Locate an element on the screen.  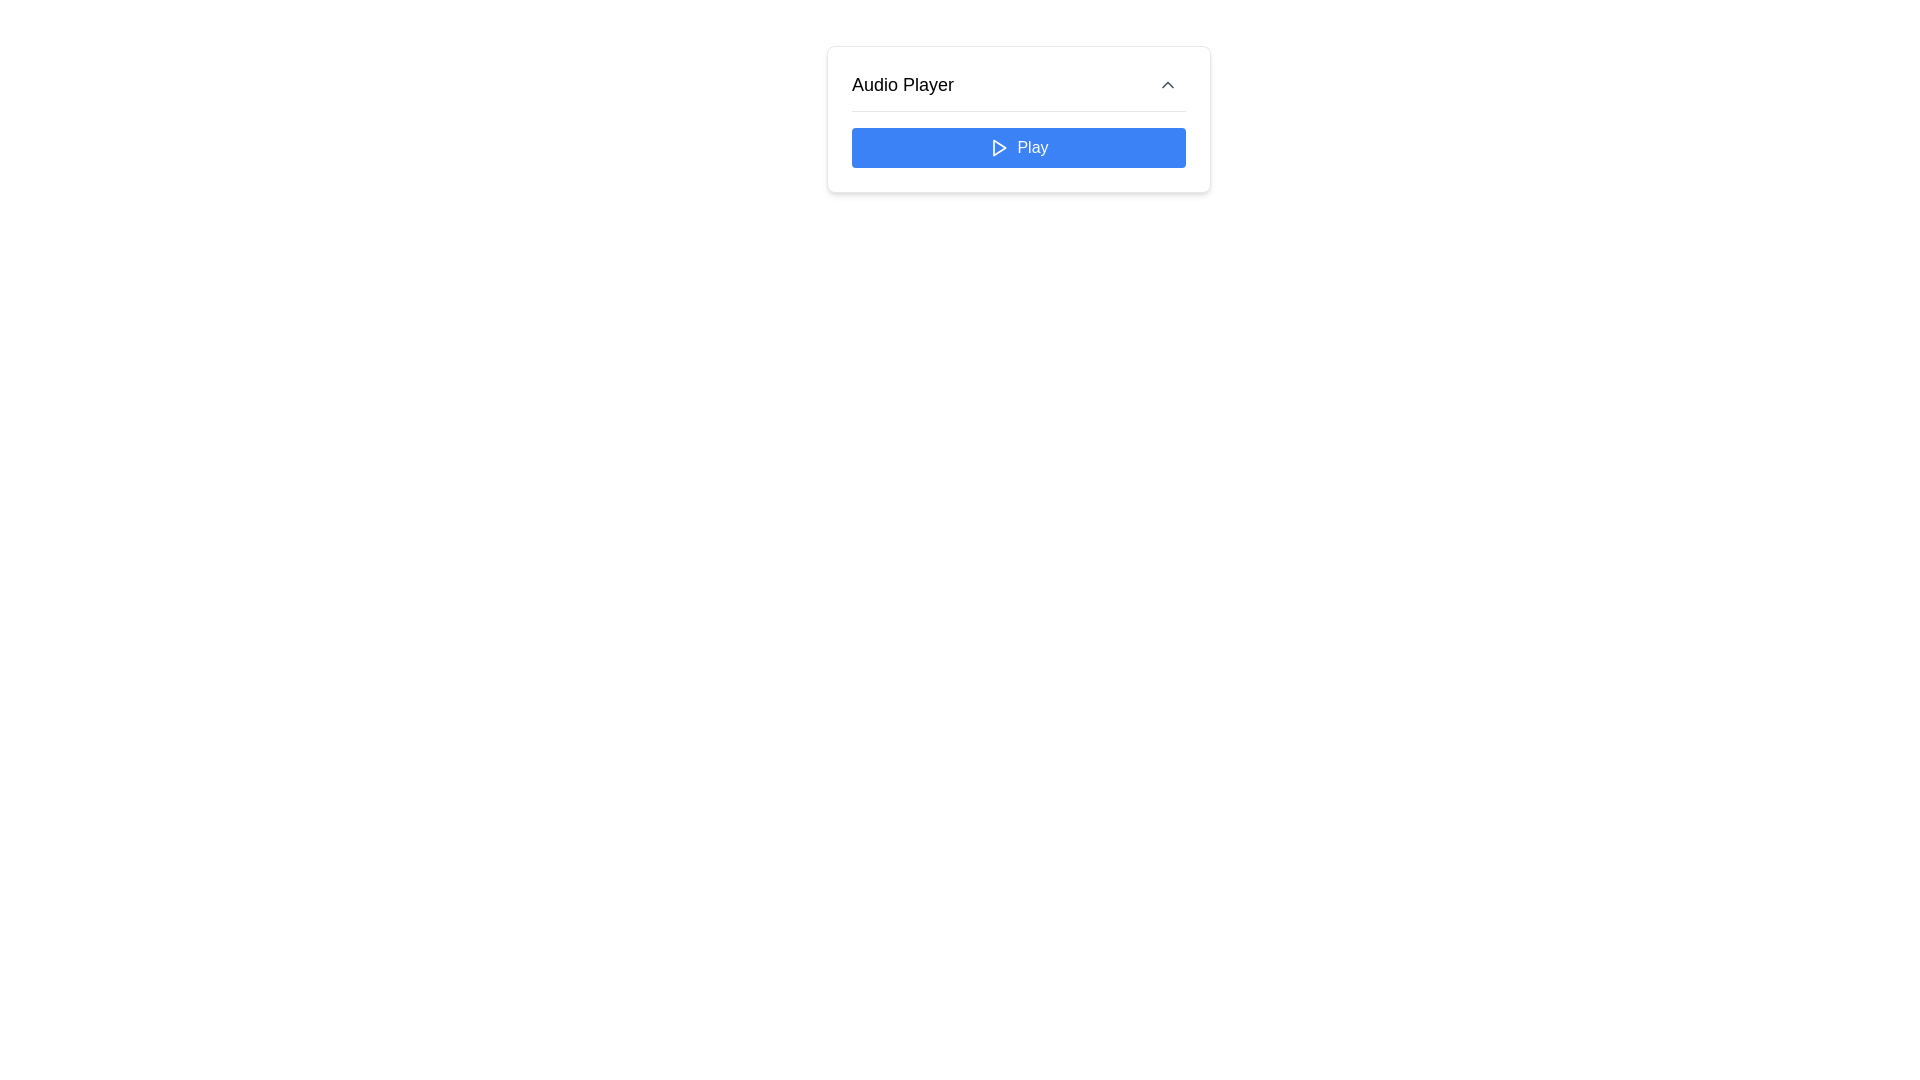
the 'Play' icon located in the 'Play' button of the audio player to initiate audio playback is located at coordinates (999, 146).